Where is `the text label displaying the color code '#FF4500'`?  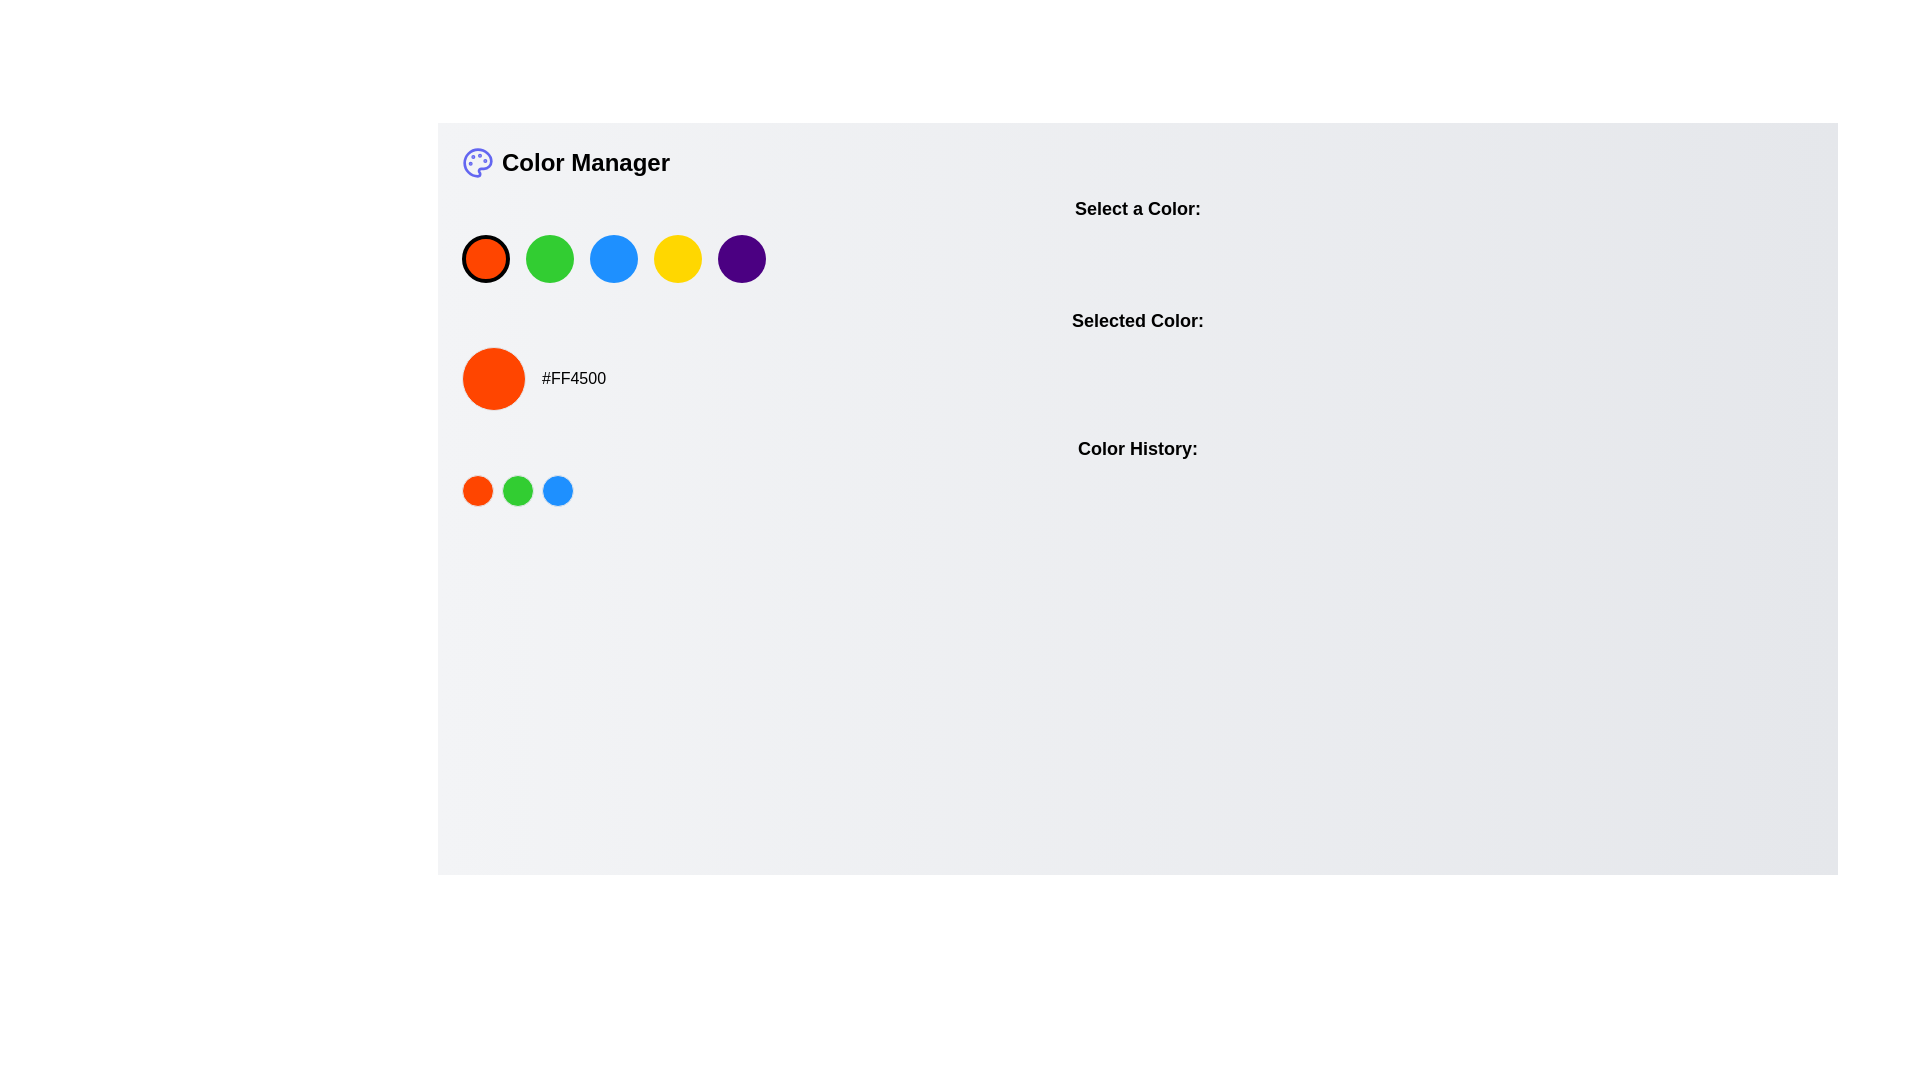
the text label displaying the color code '#FF4500' is located at coordinates (573, 378).